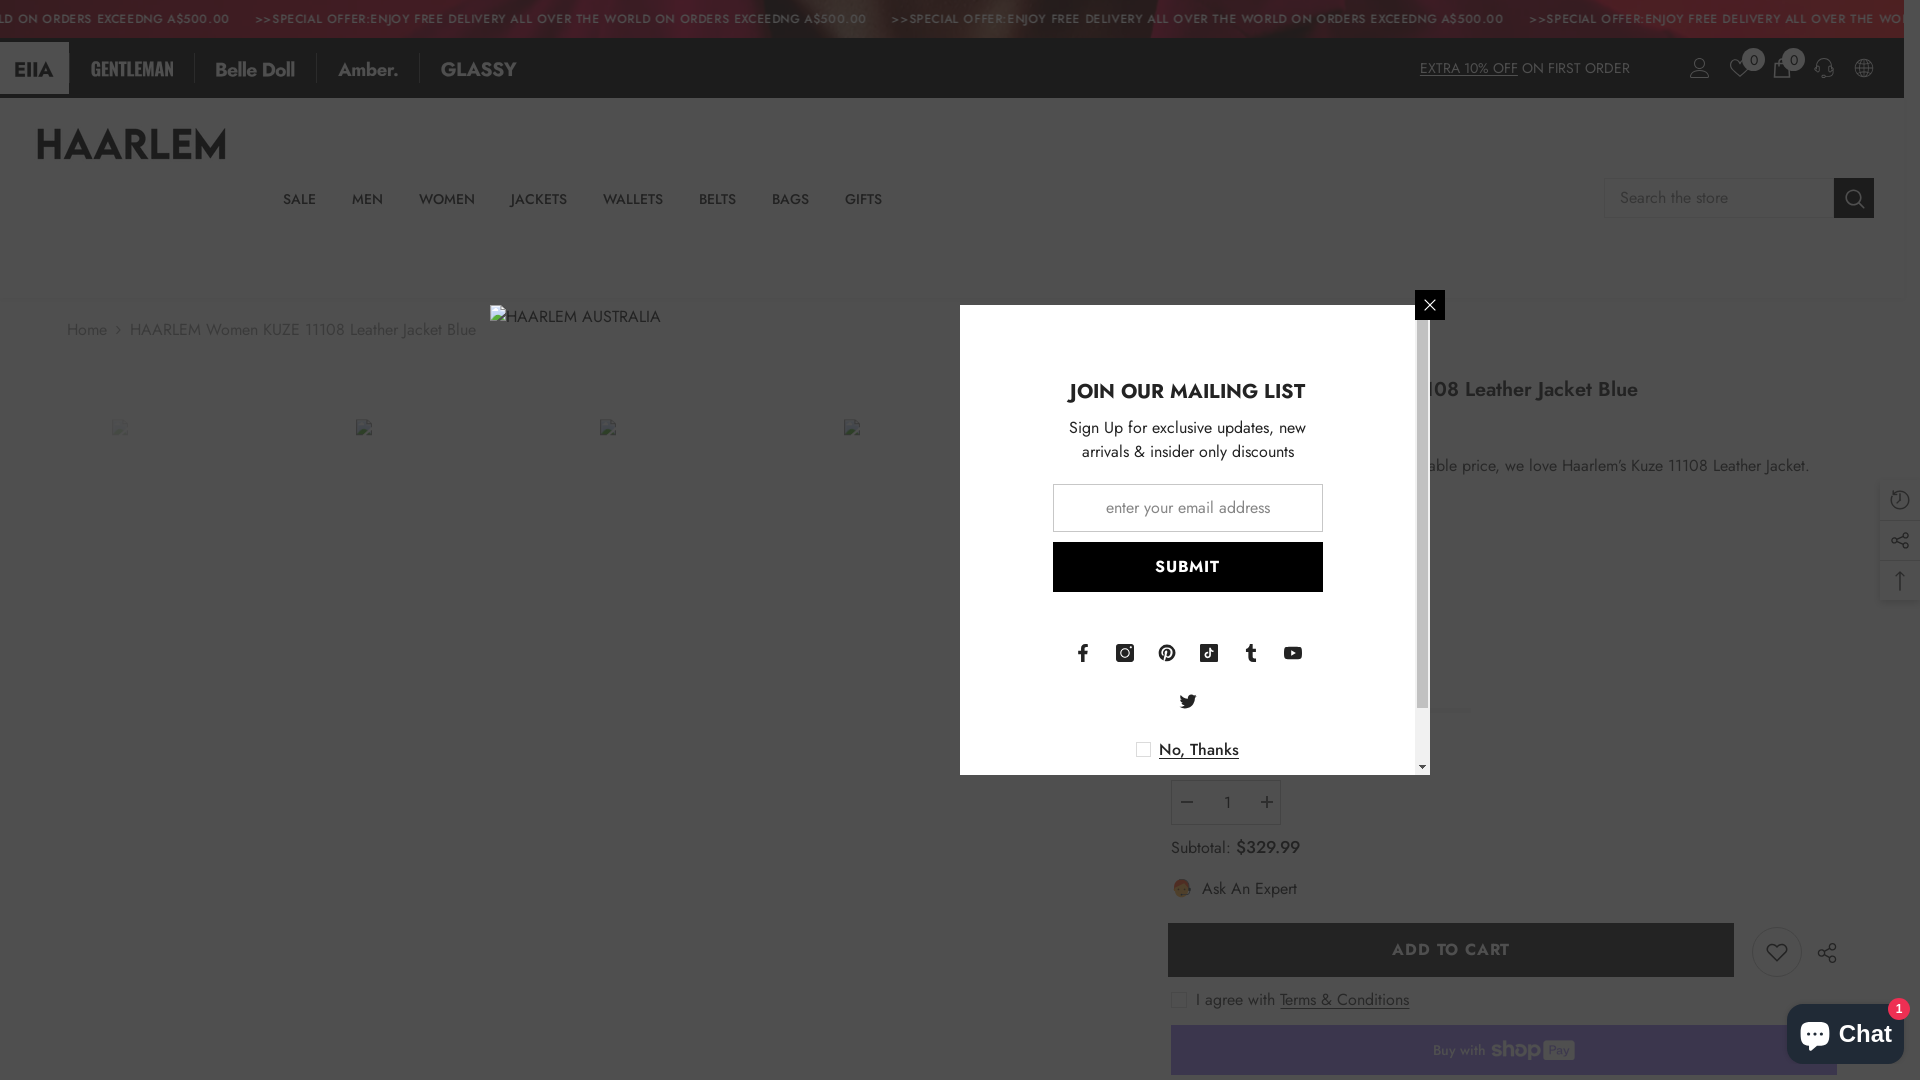 This screenshot has height=1080, width=1920. What do you see at coordinates (844, 585) in the screenshot?
I see `'HAARLEM Women KUZE 11108 Leather Jacket Blue'` at bounding box center [844, 585].